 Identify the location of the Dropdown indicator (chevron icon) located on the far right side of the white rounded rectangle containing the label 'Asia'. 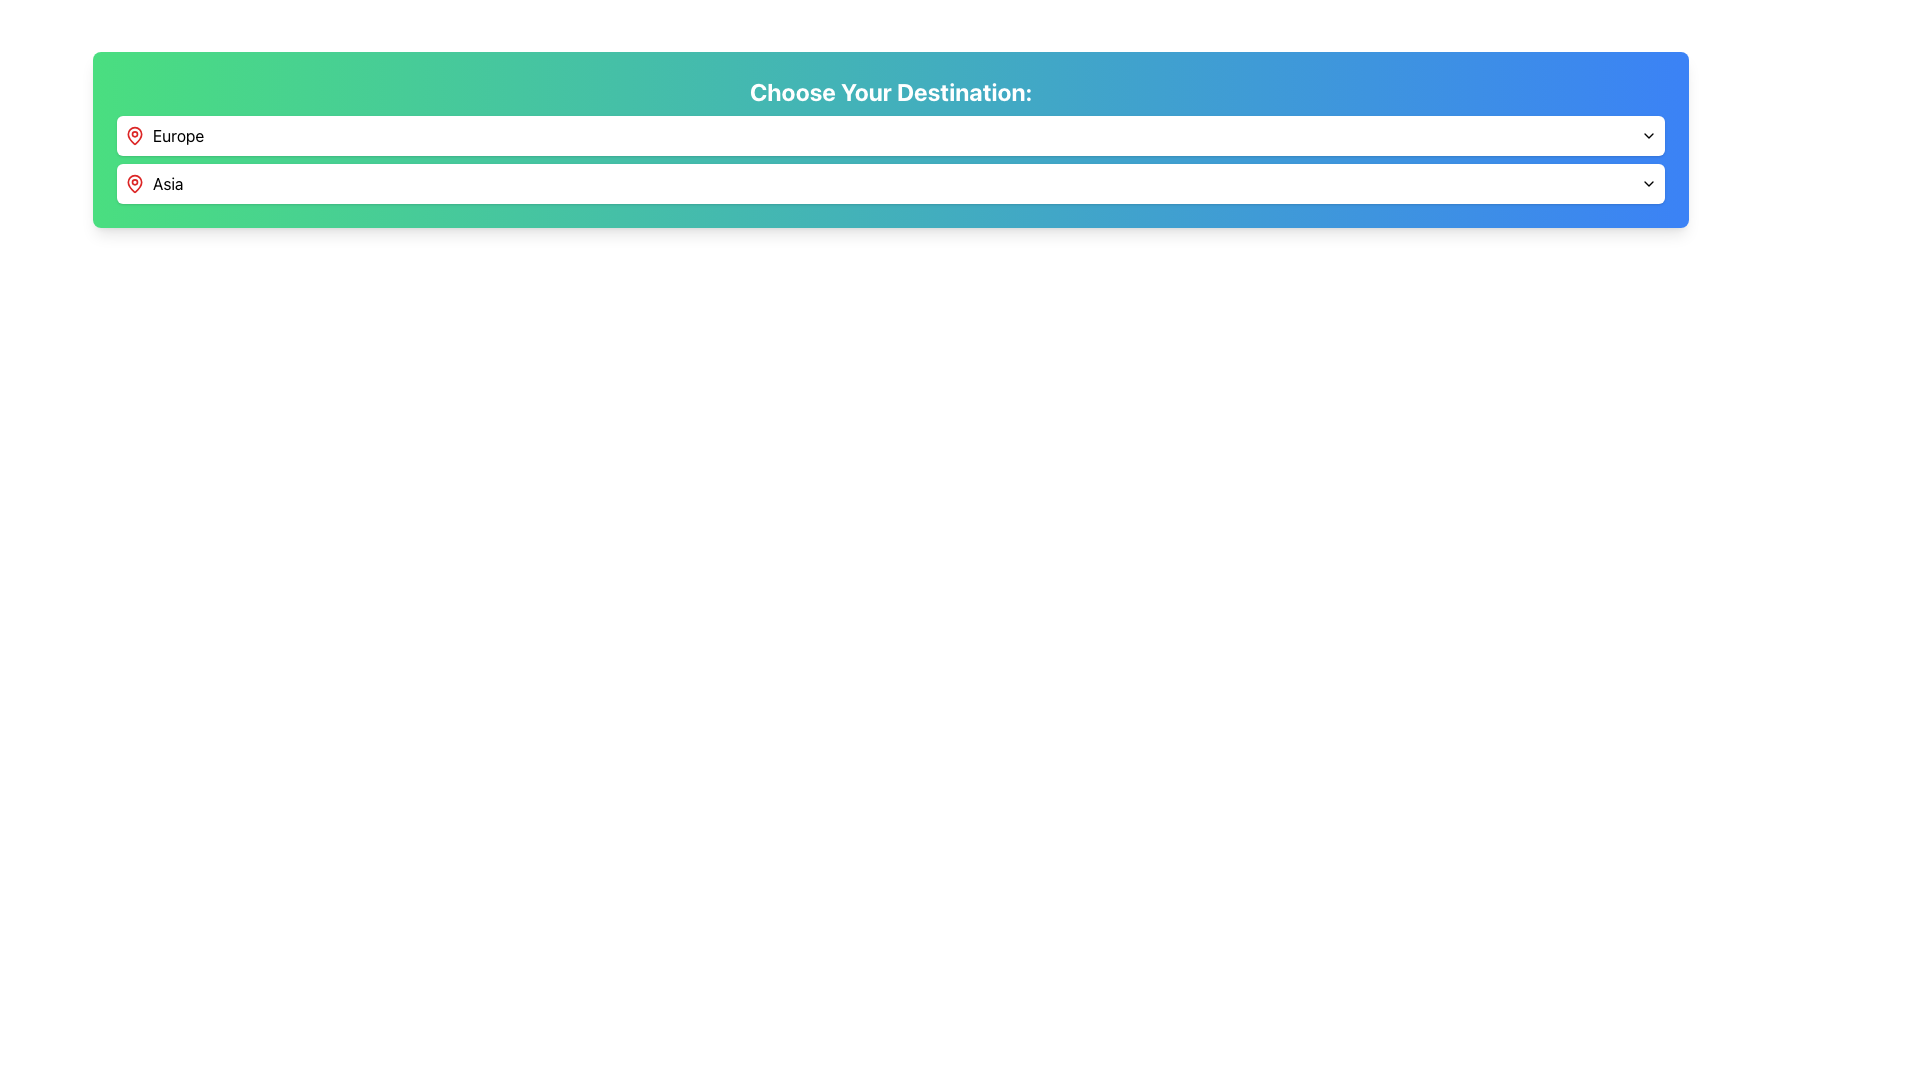
(1649, 184).